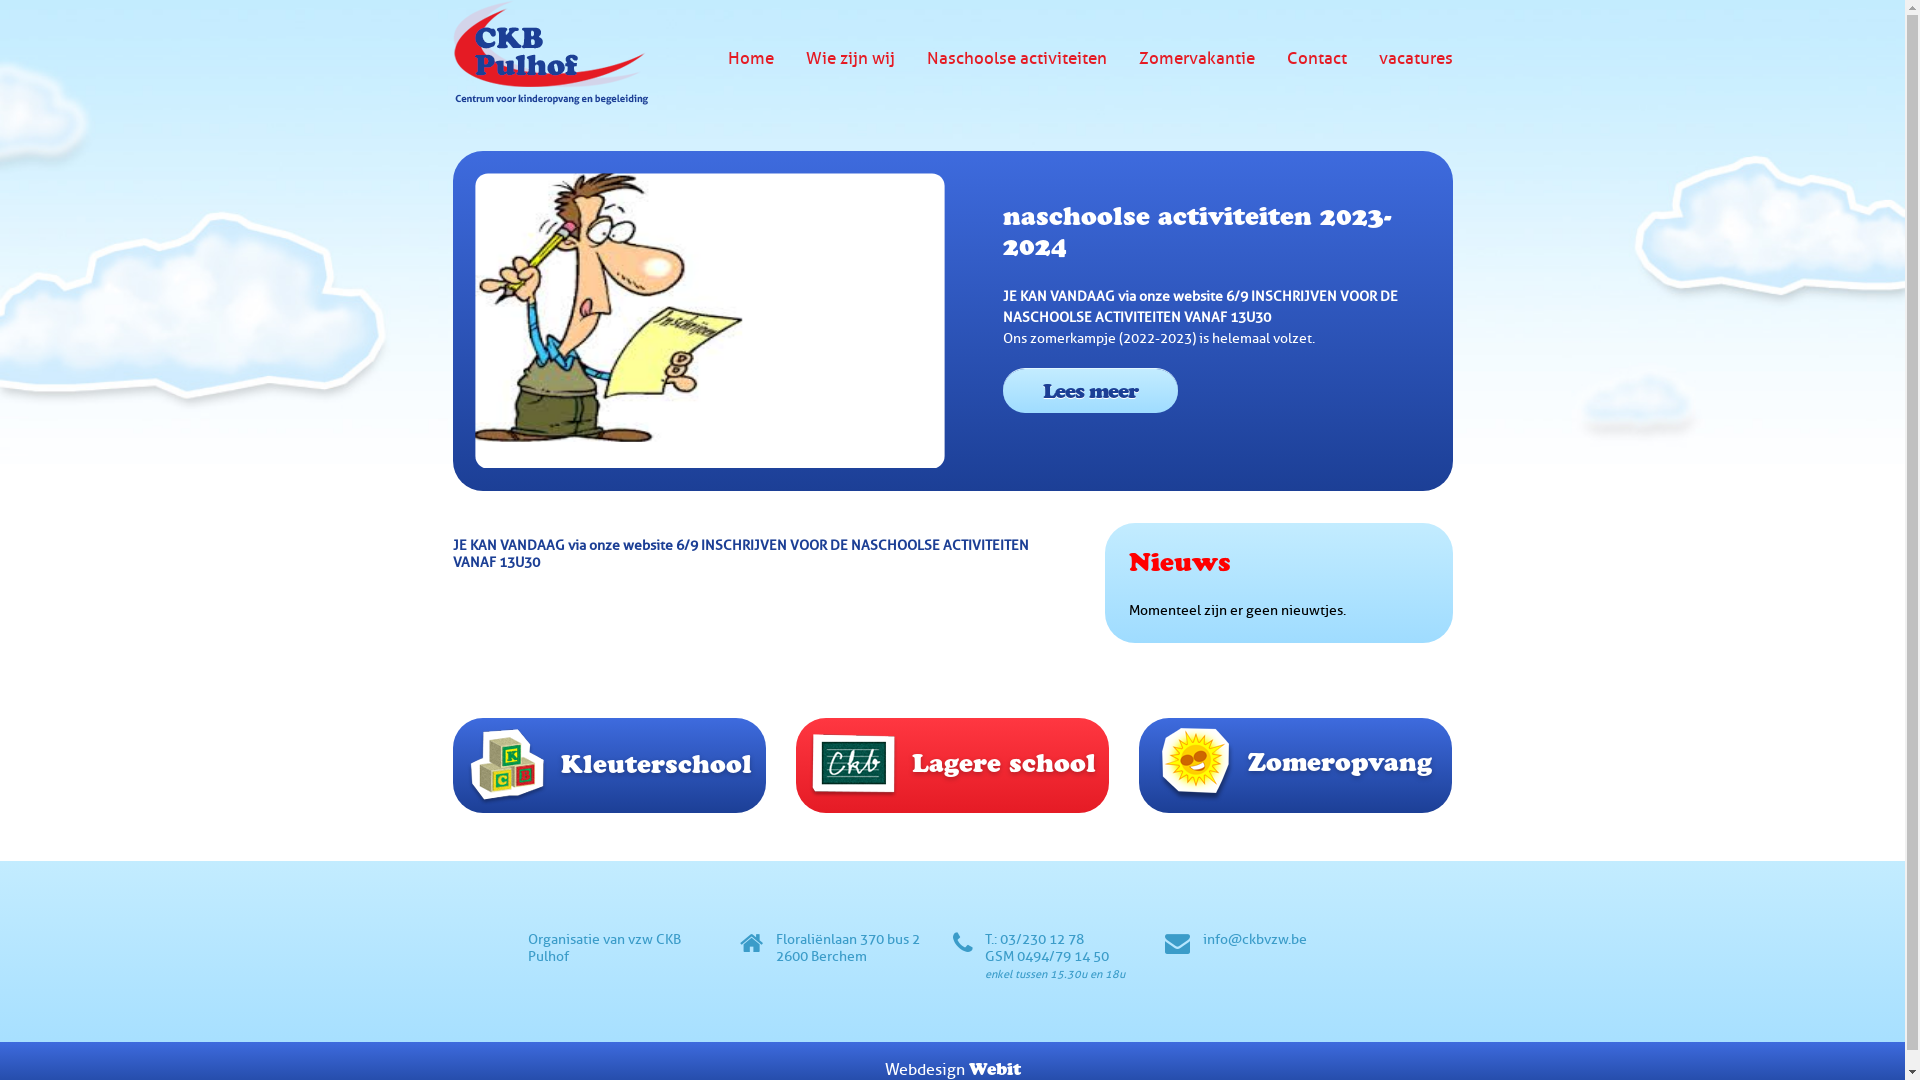 This screenshot has height=1080, width=1920. Describe the element at coordinates (1414, 57) in the screenshot. I see `'vacatures'` at that location.